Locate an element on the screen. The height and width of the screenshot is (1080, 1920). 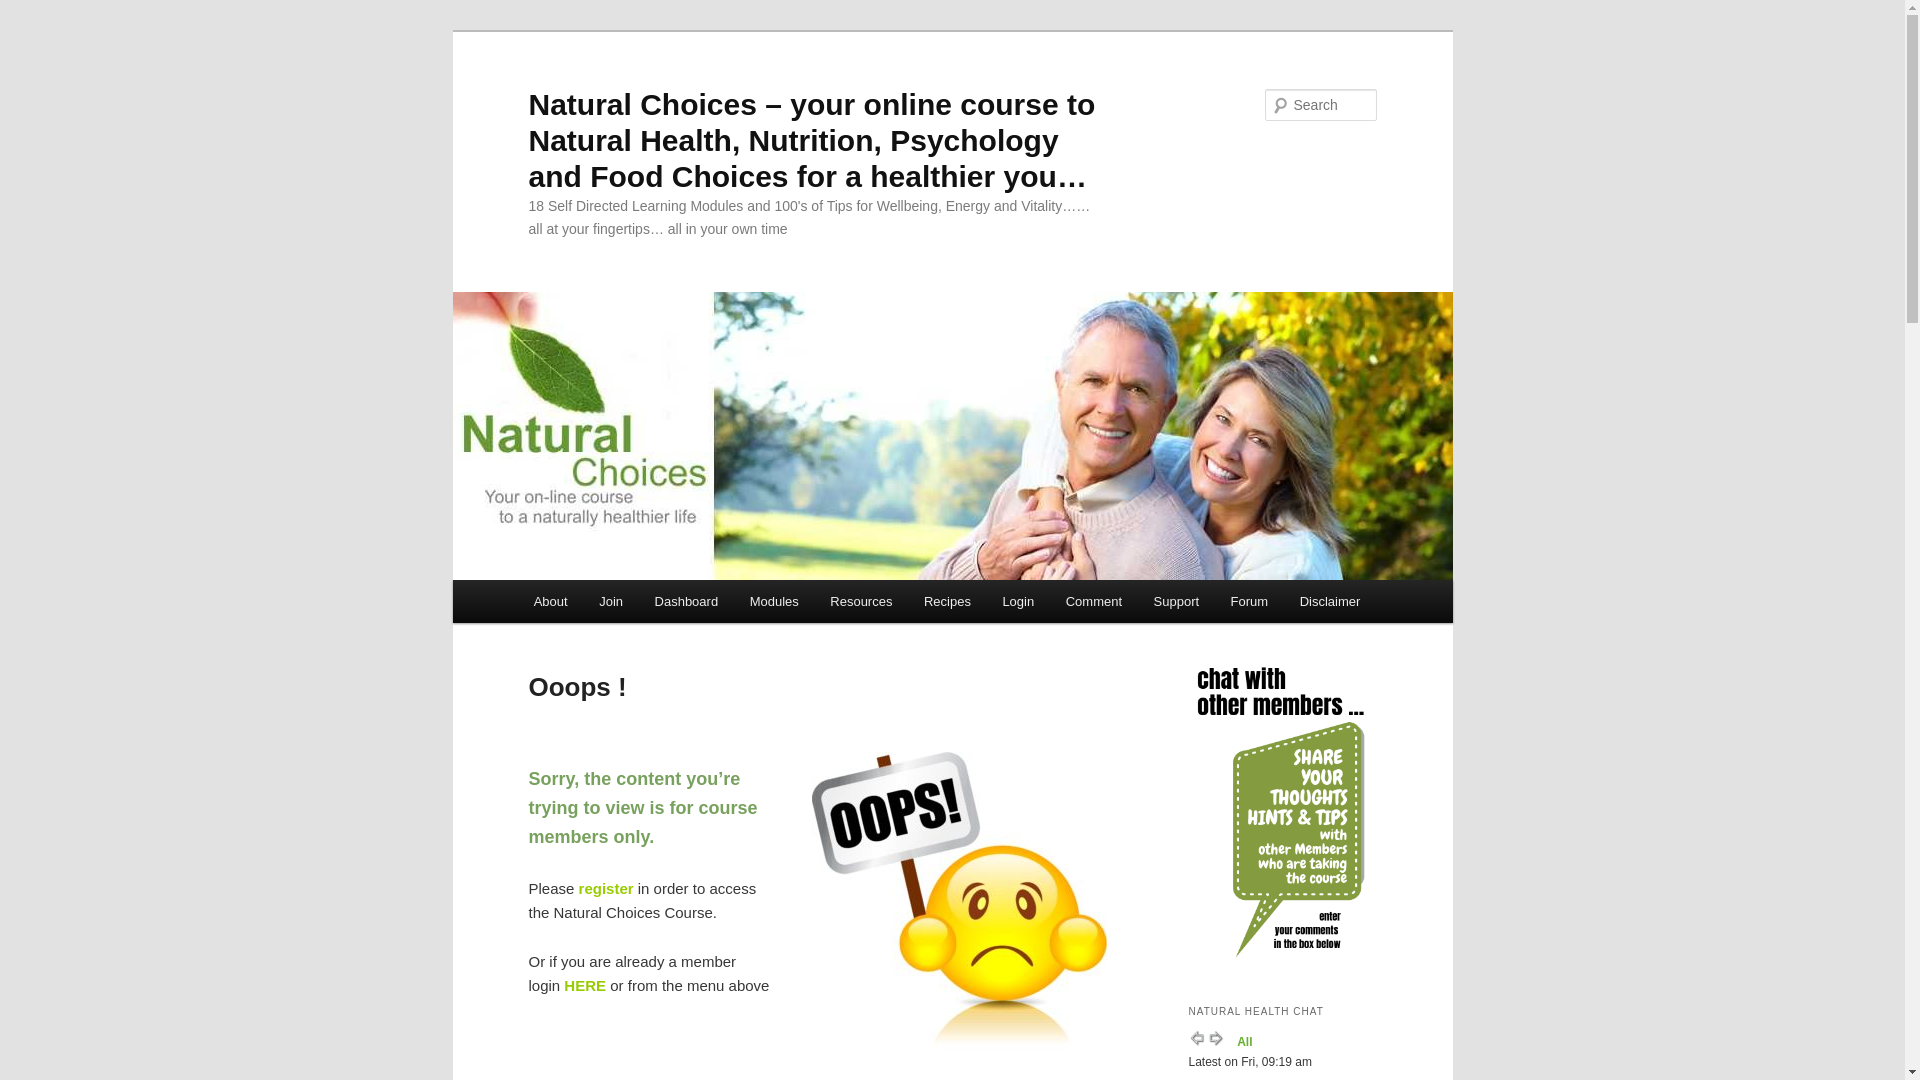
'Support' is located at coordinates (1176, 600).